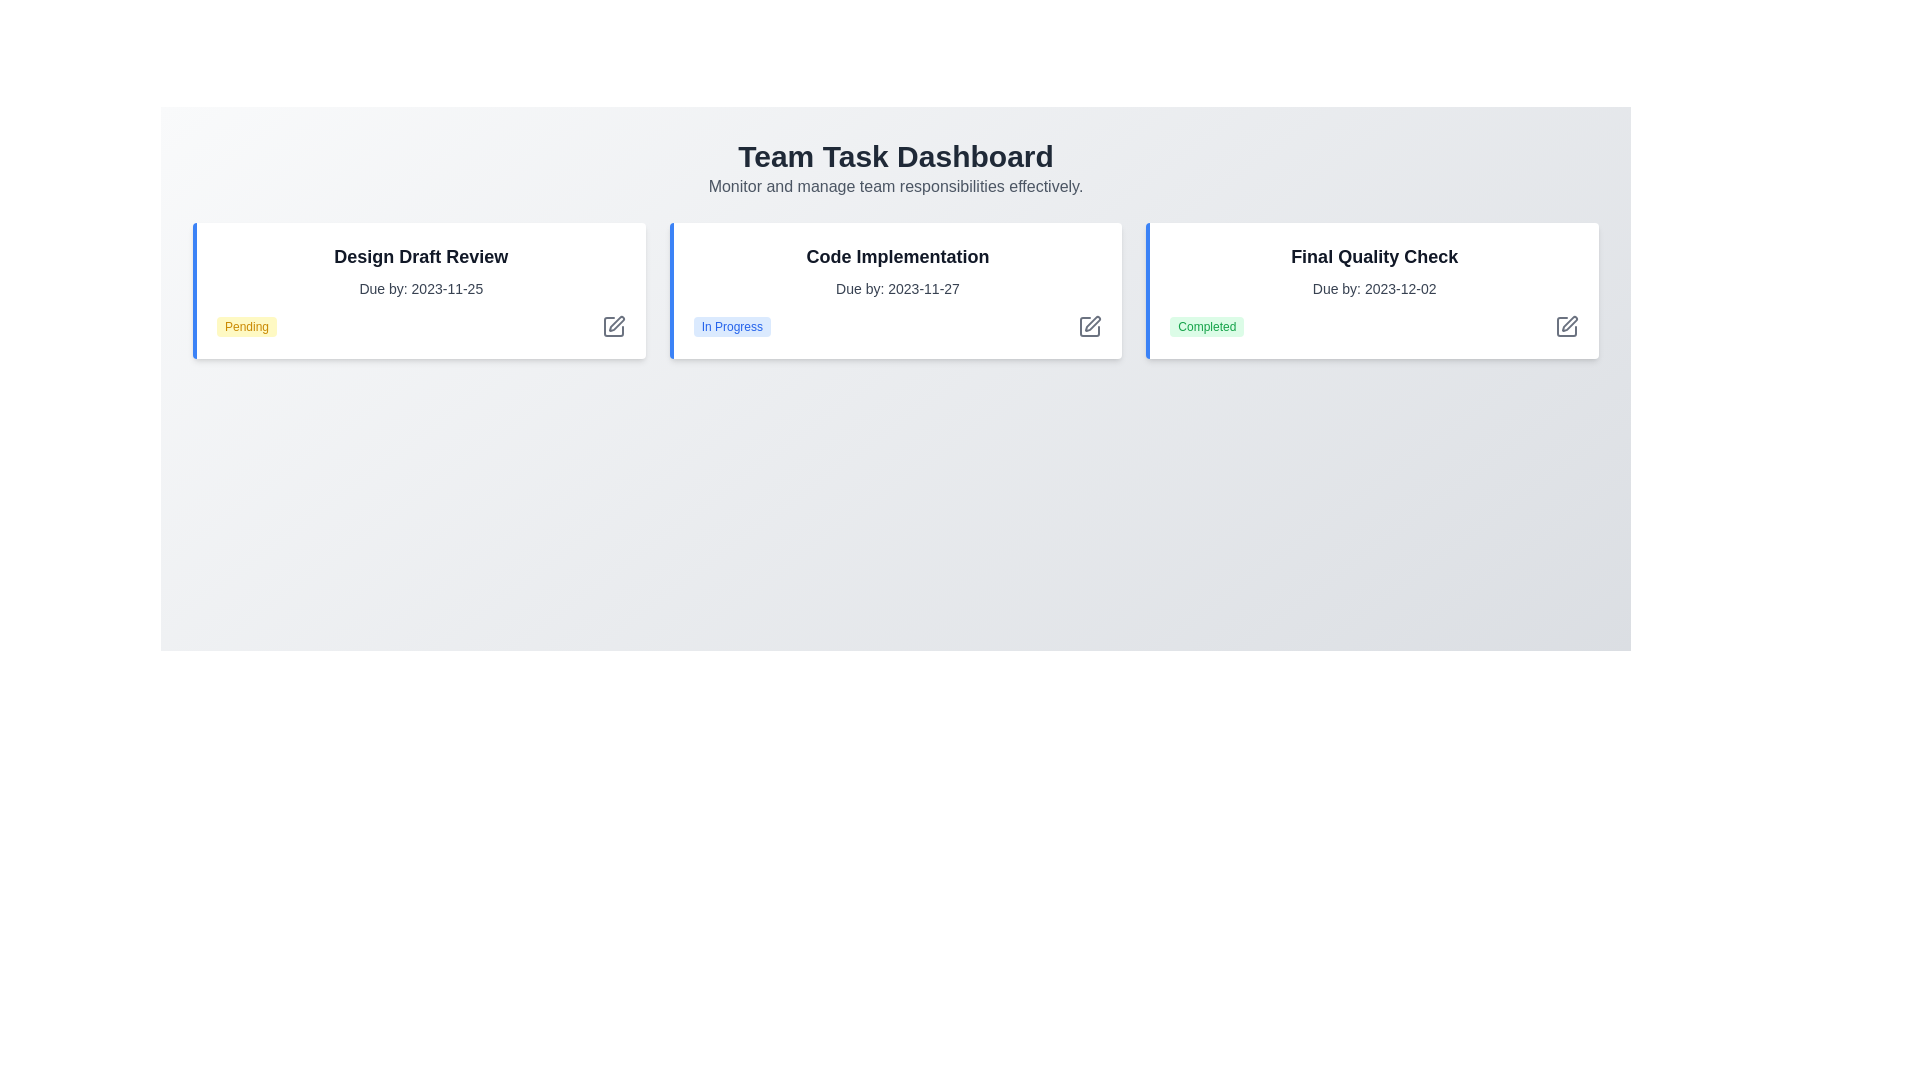 The image size is (1920, 1080). What do you see at coordinates (731, 326) in the screenshot?
I see `the 'In Progress' text label, which is a small rectangular label with rounded edges, displaying the text in blue on a light blue background, located in the 'Code Implementation' task card` at bounding box center [731, 326].